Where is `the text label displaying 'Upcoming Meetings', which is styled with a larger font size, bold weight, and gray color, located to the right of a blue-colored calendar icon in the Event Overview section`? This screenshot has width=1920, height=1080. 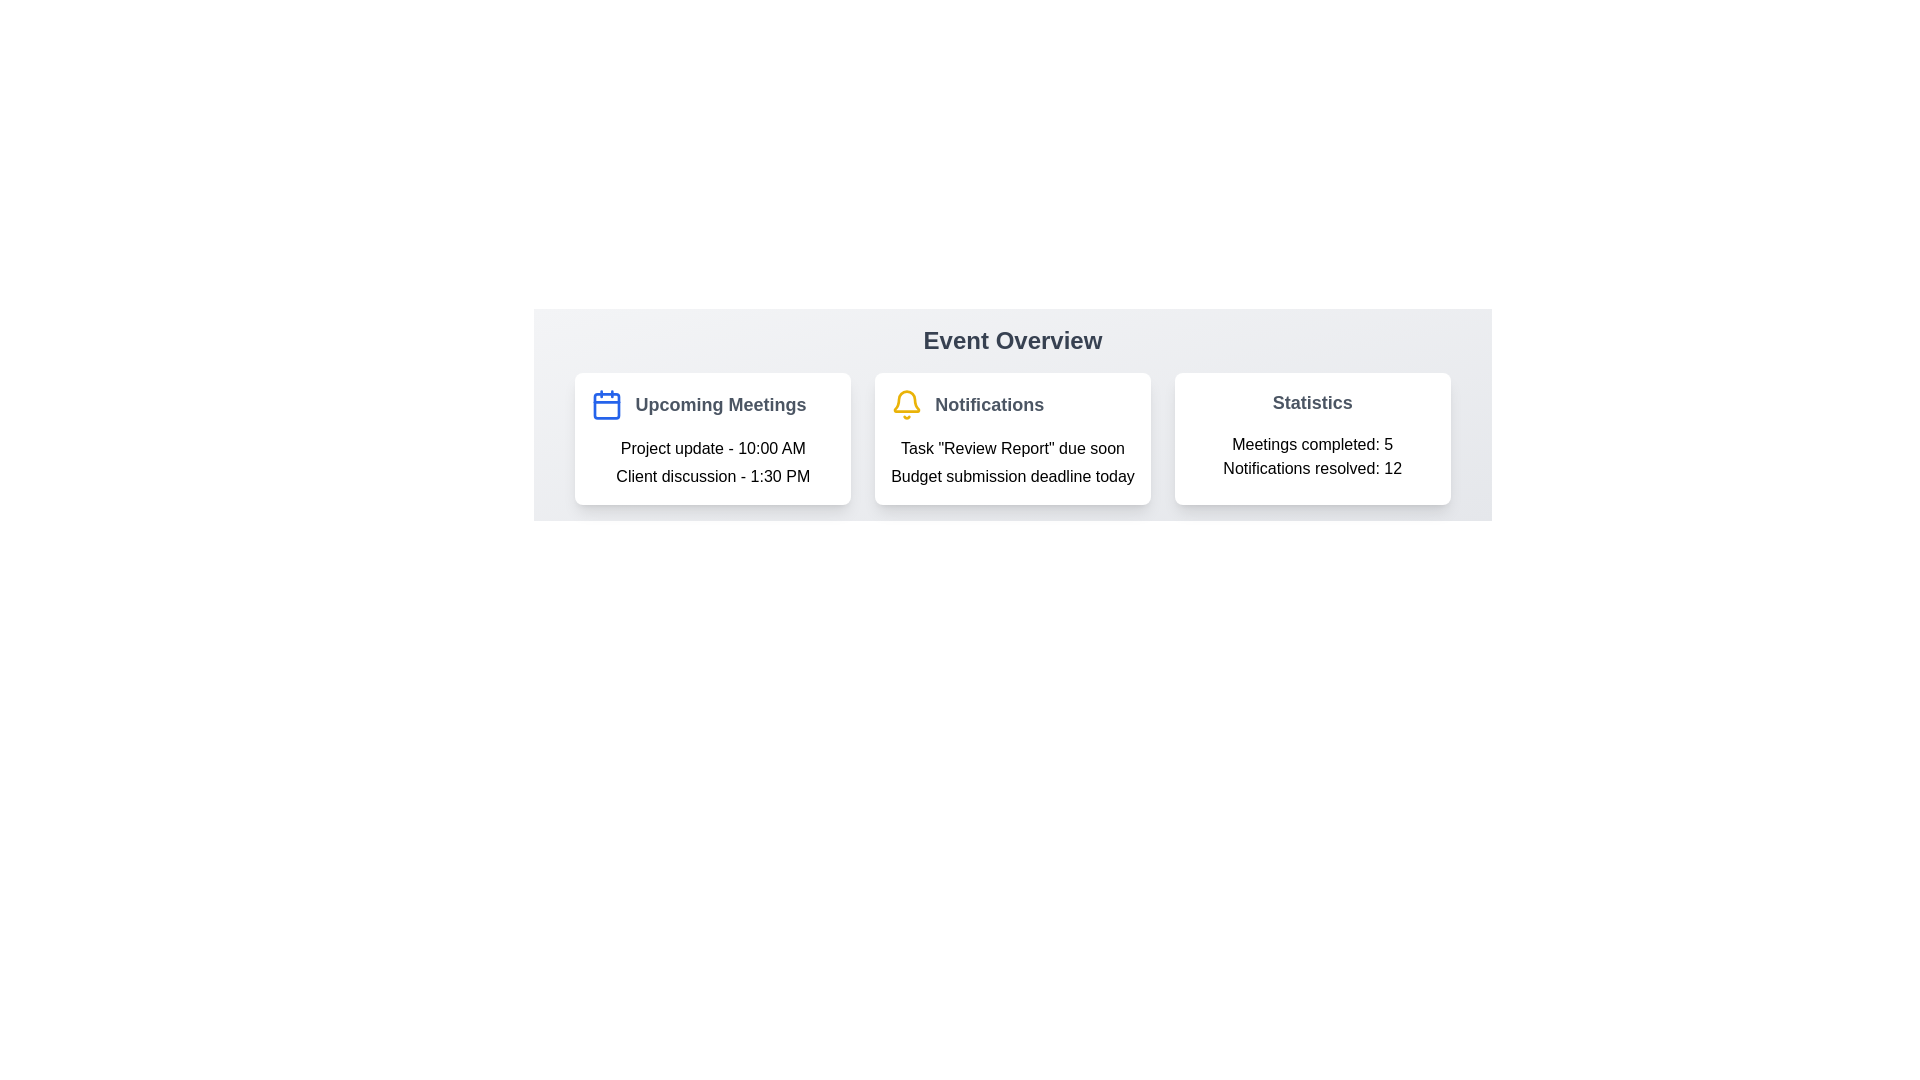
the text label displaying 'Upcoming Meetings', which is styled with a larger font size, bold weight, and gray color, located to the right of a blue-colored calendar icon in the Event Overview section is located at coordinates (720, 405).